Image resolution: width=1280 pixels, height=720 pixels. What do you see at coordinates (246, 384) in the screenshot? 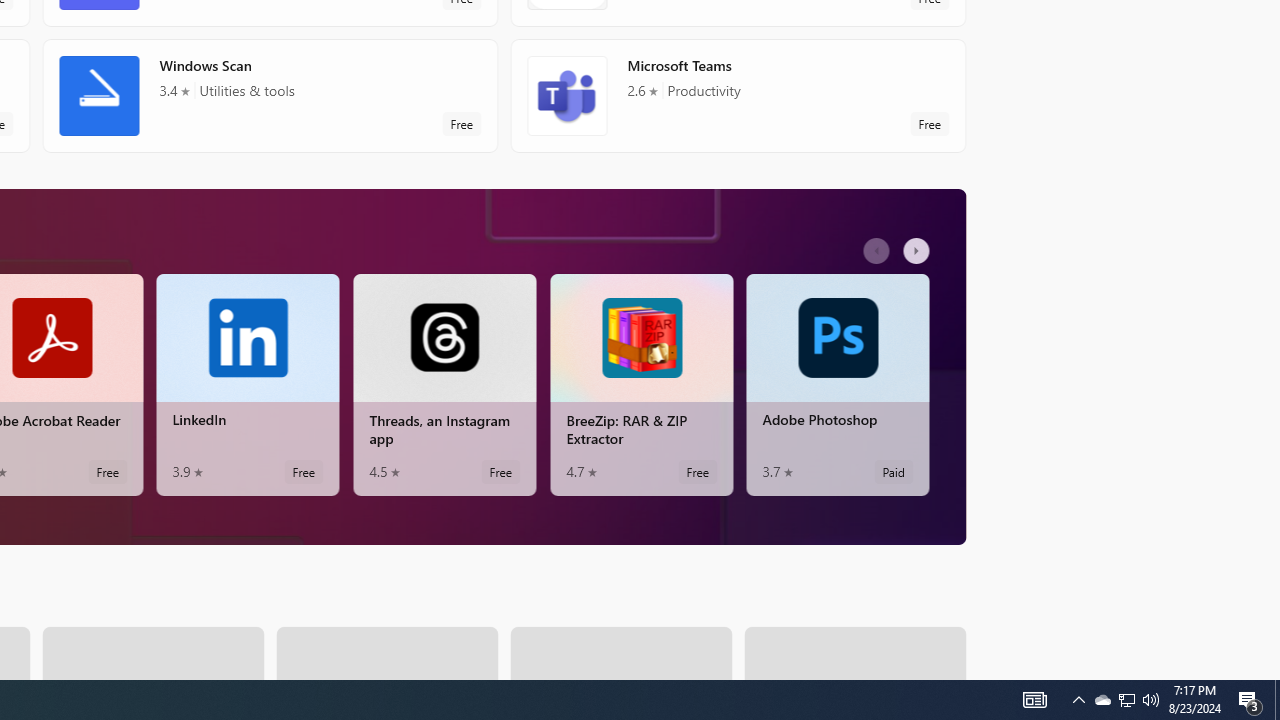
I see `'LinkedIn. Average rating of 3.9 out of five stars. Free  '` at bounding box center [246, 384].